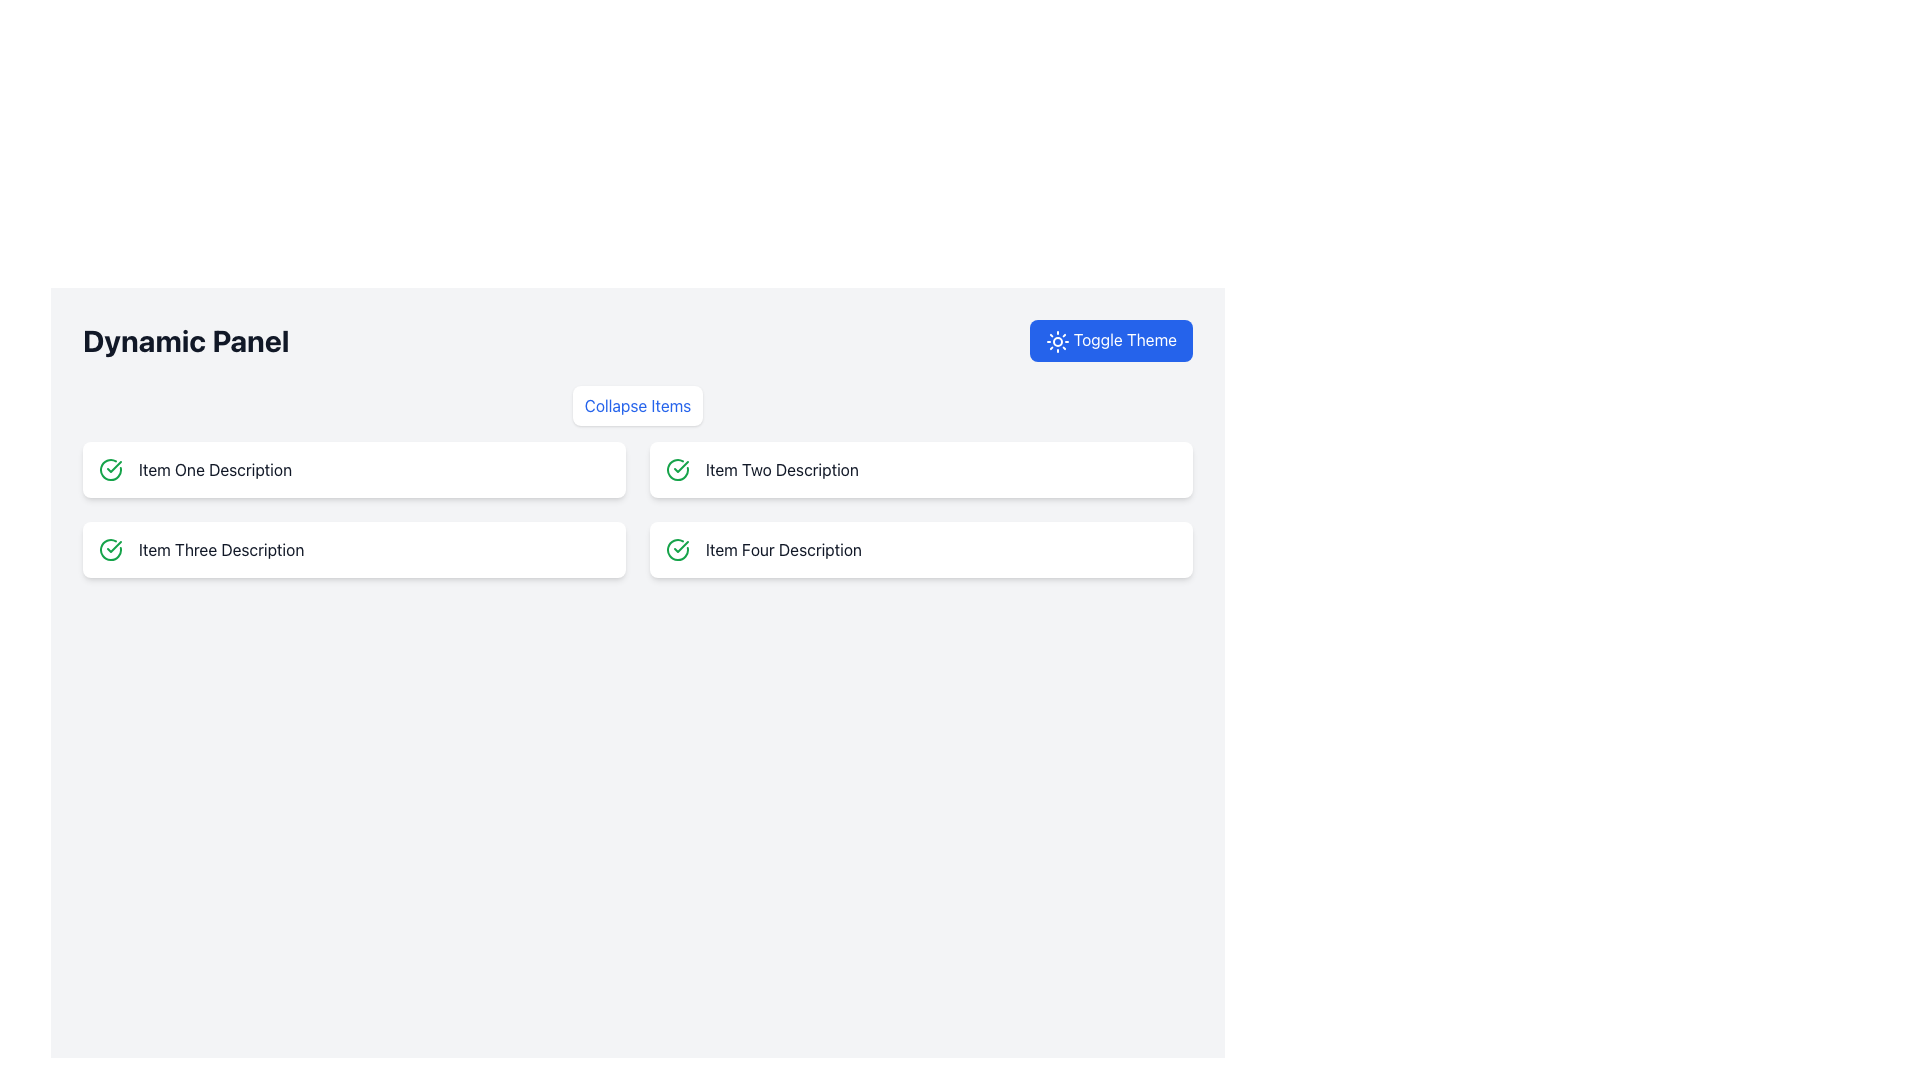 The image size is (1920, 1080). I want to click on the small green checkmark icon located within the larger circular icon, positioned to the left of the text 'Item Four Description' in the bottom-right card, so click(681, 466).